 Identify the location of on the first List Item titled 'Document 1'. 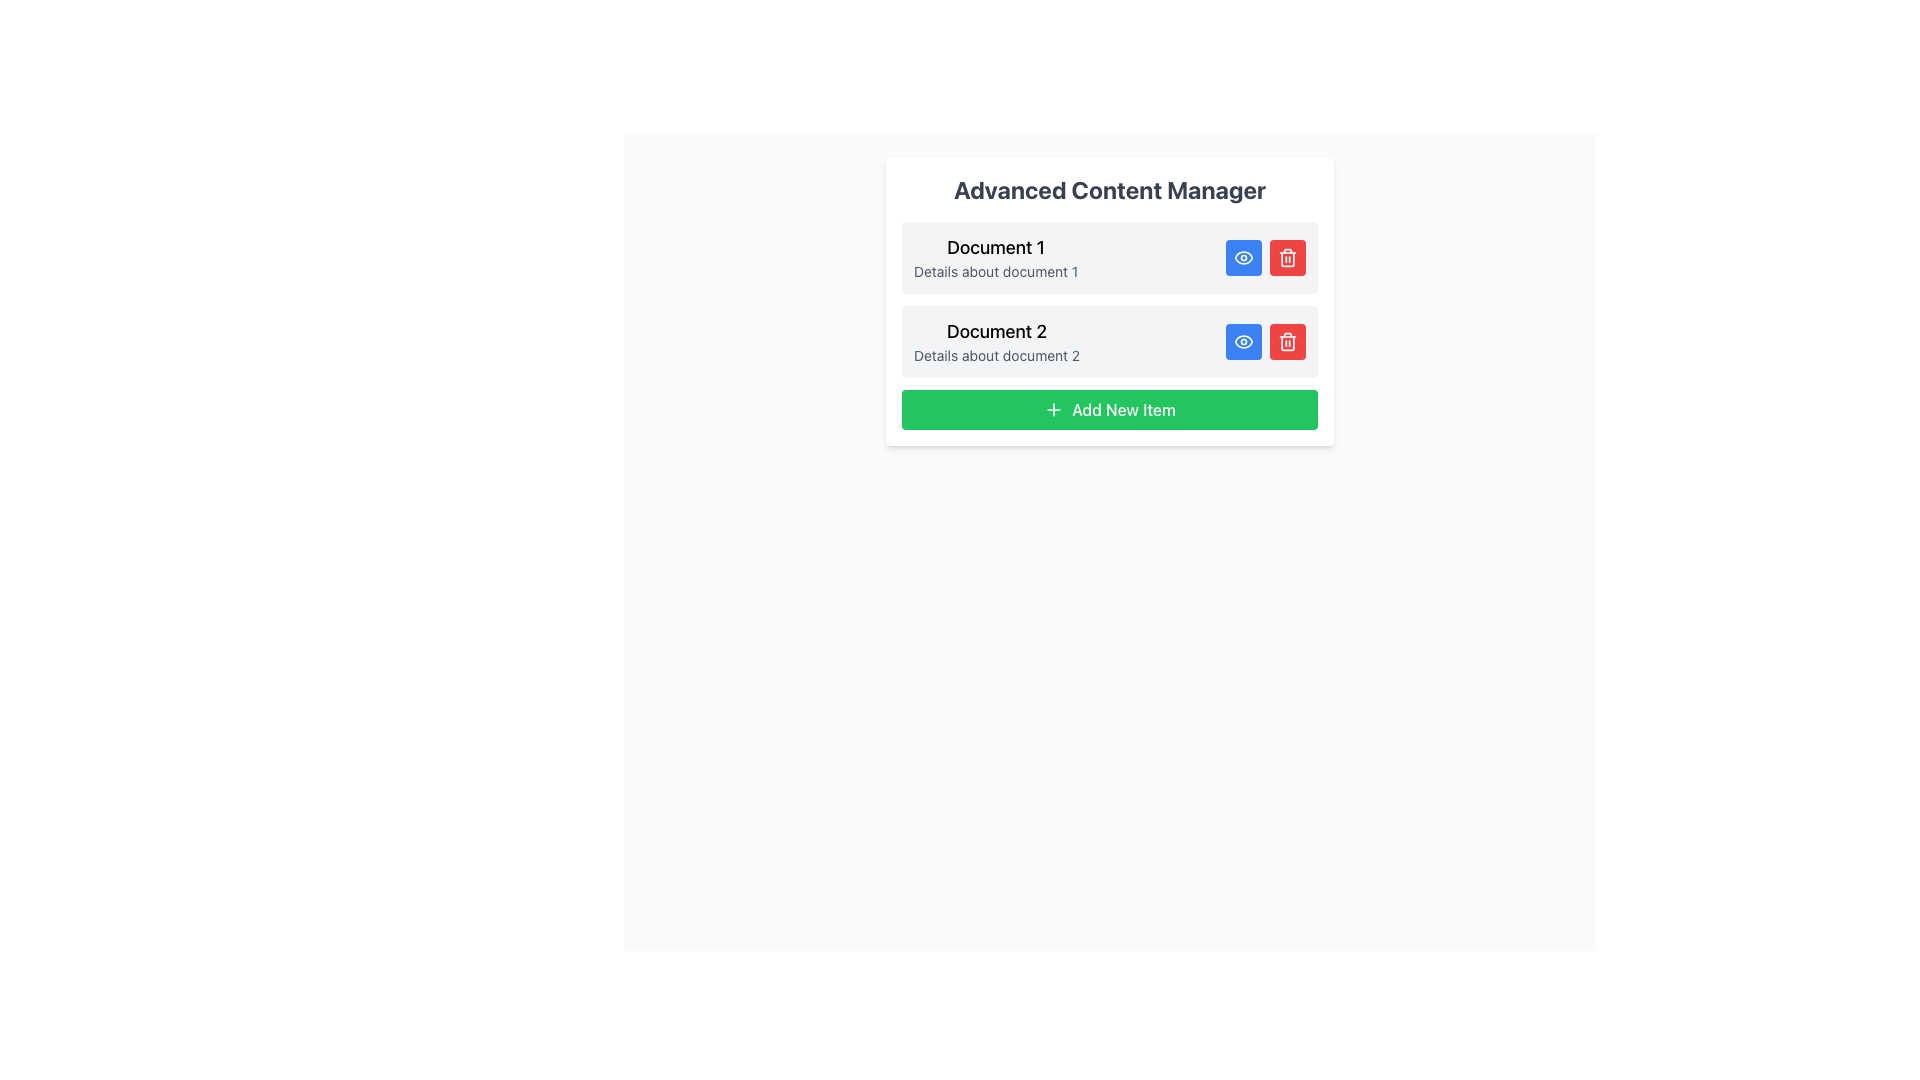
(1108, 257).